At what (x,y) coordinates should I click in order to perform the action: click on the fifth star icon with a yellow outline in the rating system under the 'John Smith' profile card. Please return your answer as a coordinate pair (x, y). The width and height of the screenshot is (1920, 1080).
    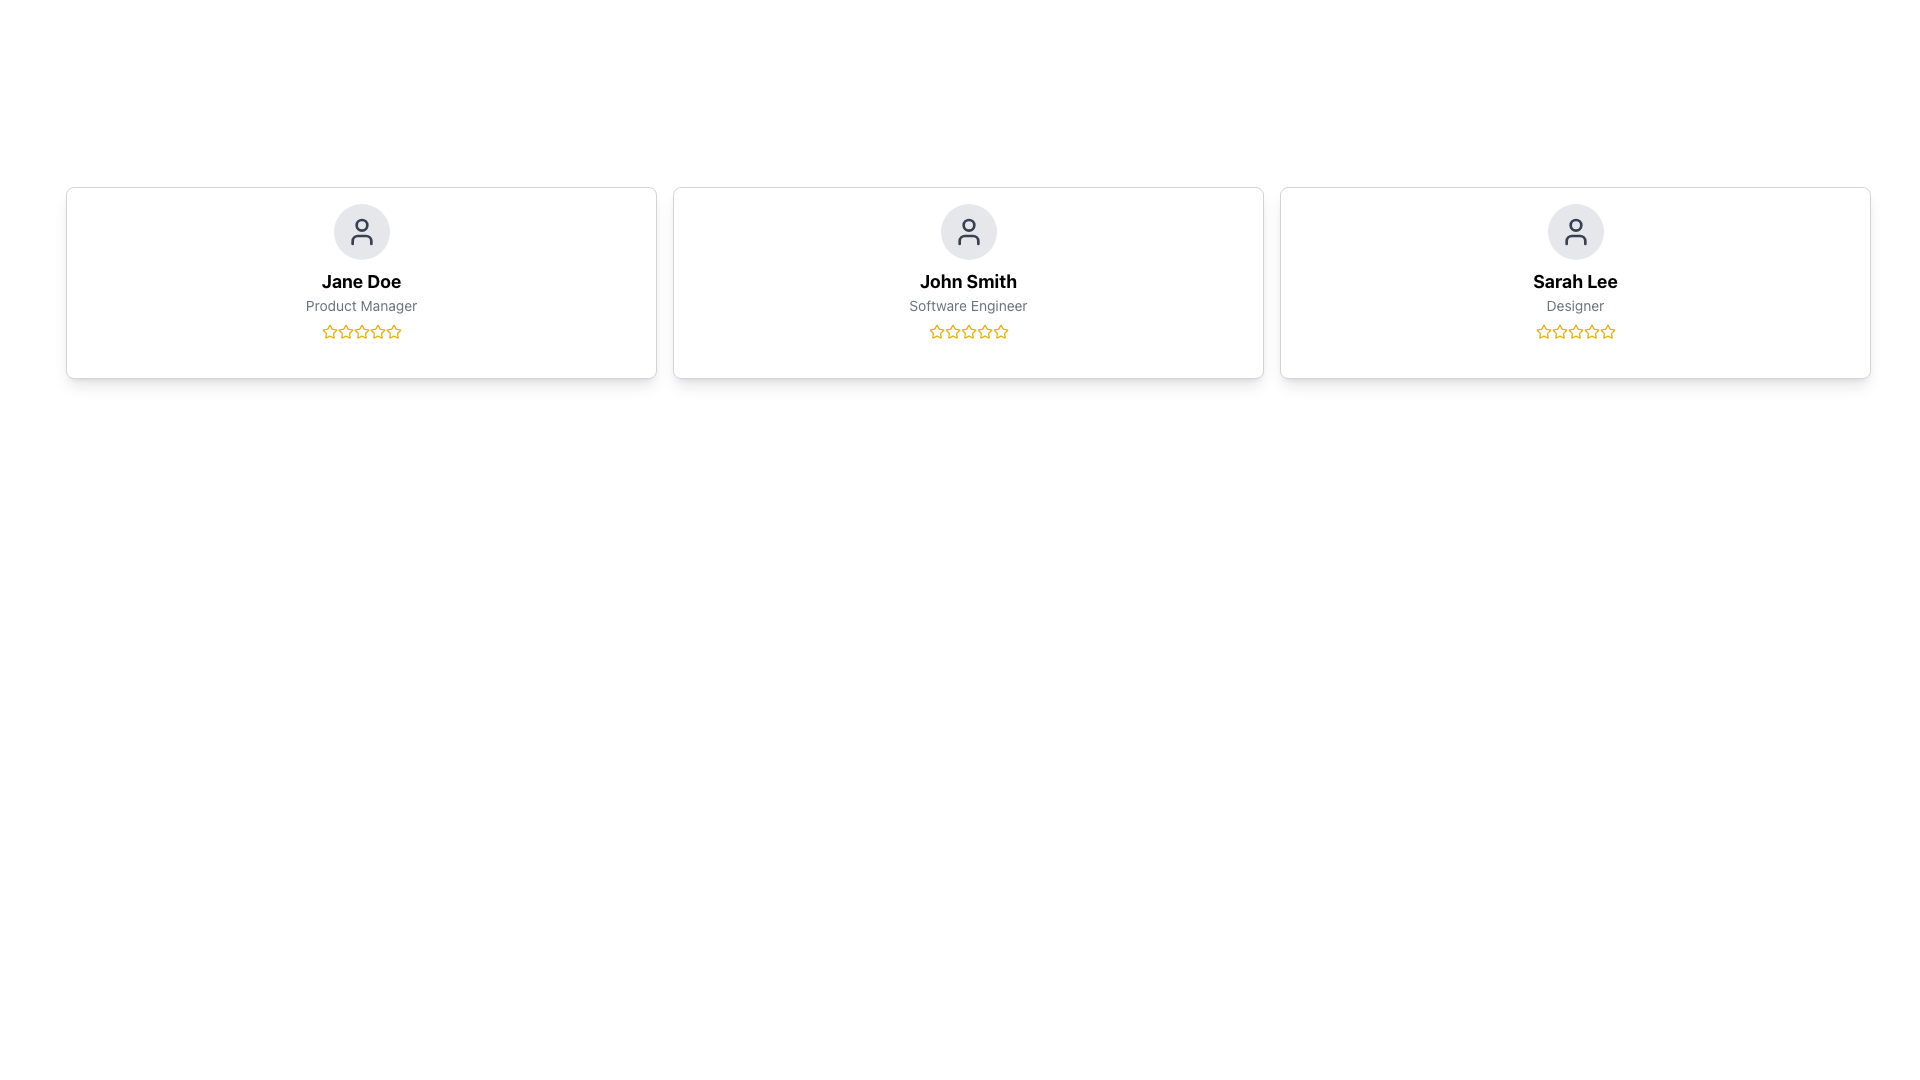
    Looking at the image, I should click on (984, 330).